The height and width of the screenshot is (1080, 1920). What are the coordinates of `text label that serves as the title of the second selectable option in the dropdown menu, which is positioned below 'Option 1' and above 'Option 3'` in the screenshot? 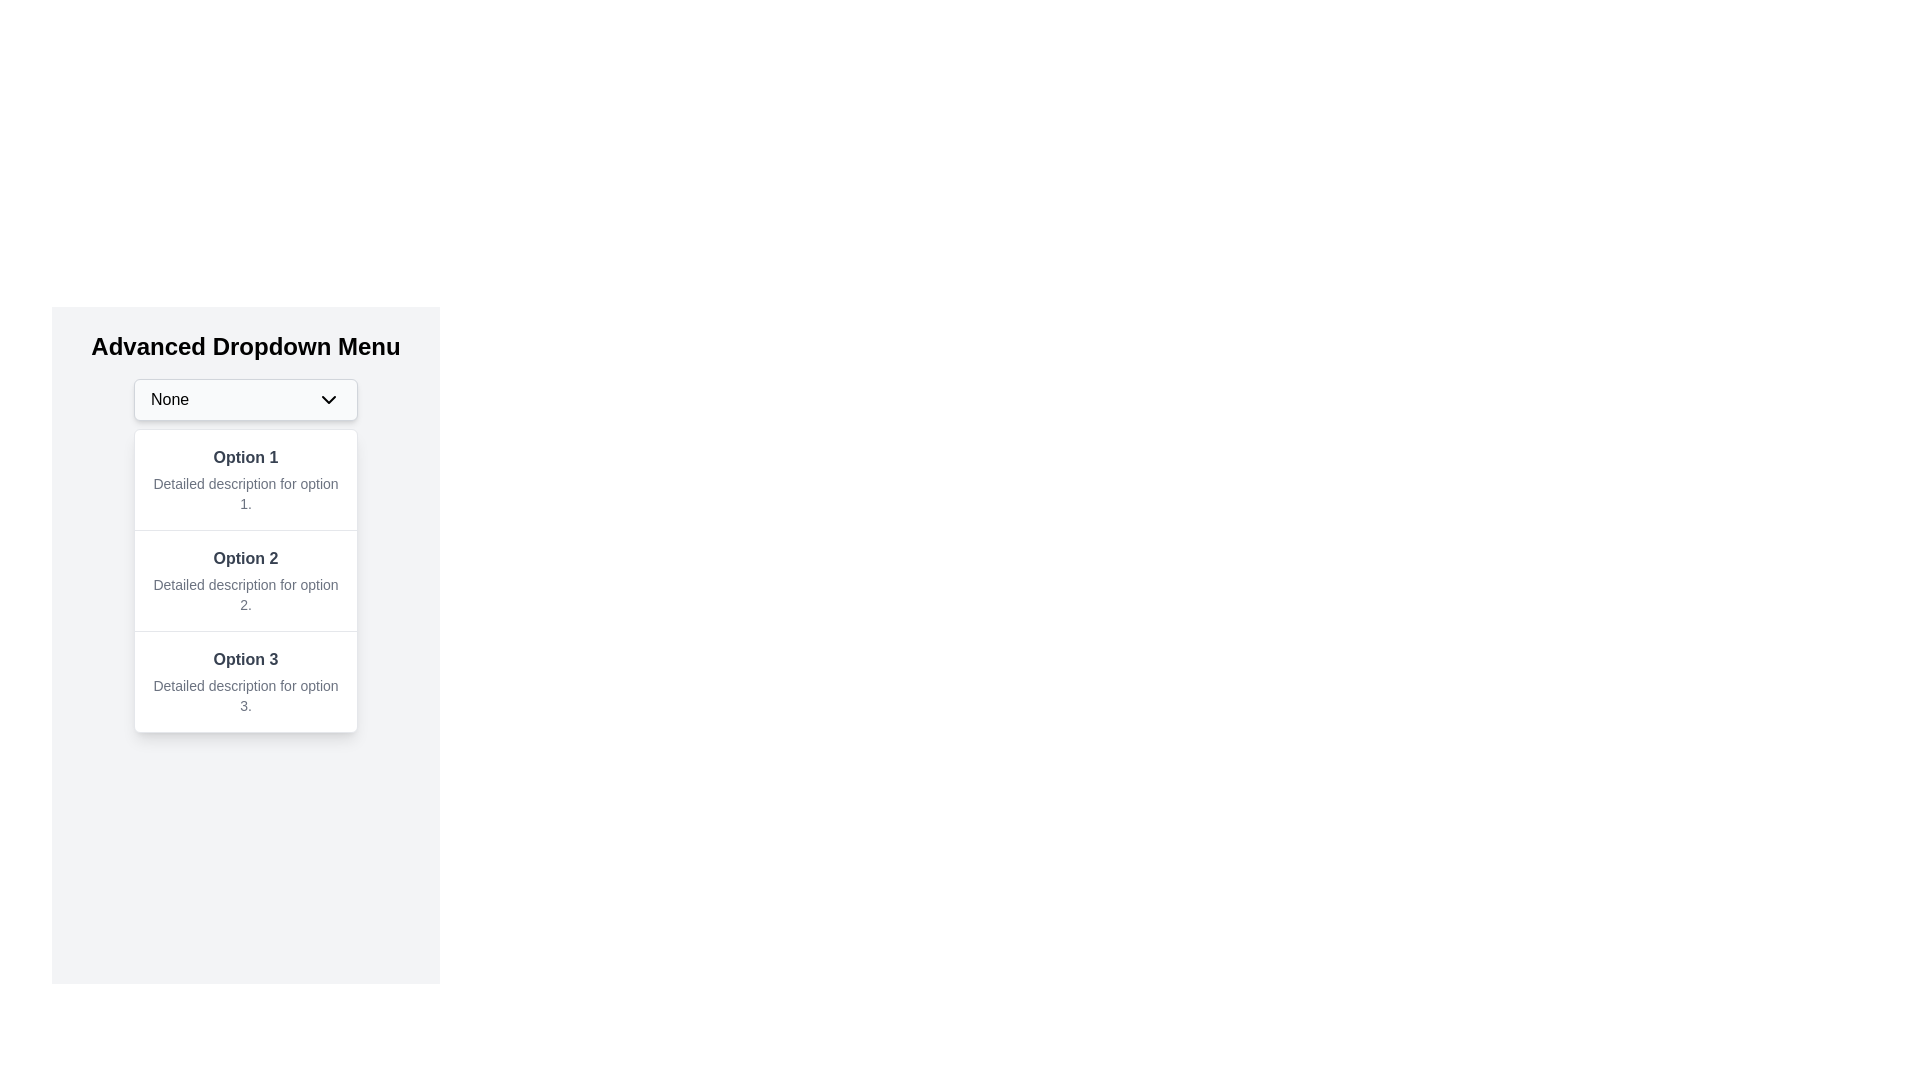 It's located at (244, 559).